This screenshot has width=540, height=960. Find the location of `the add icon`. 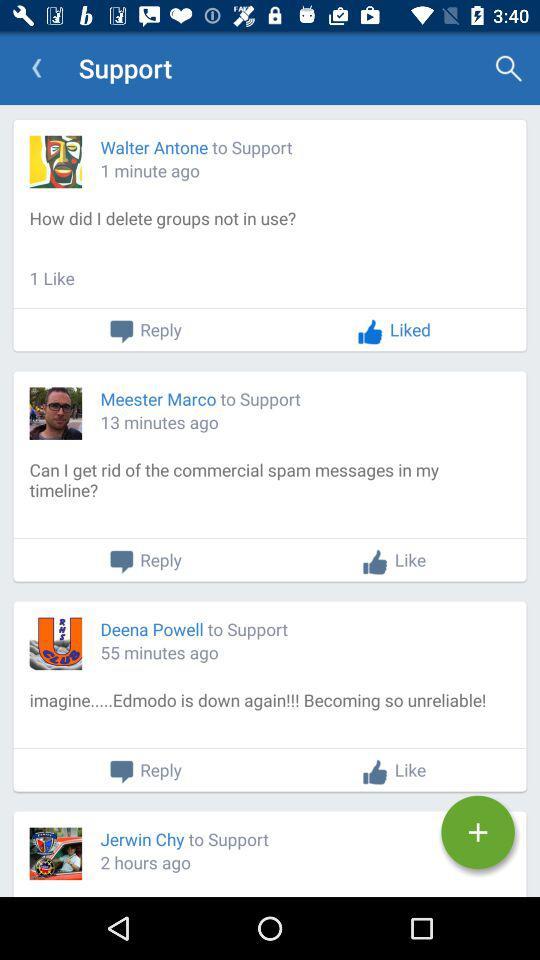

the add icon is located at coordinates (477, 832).